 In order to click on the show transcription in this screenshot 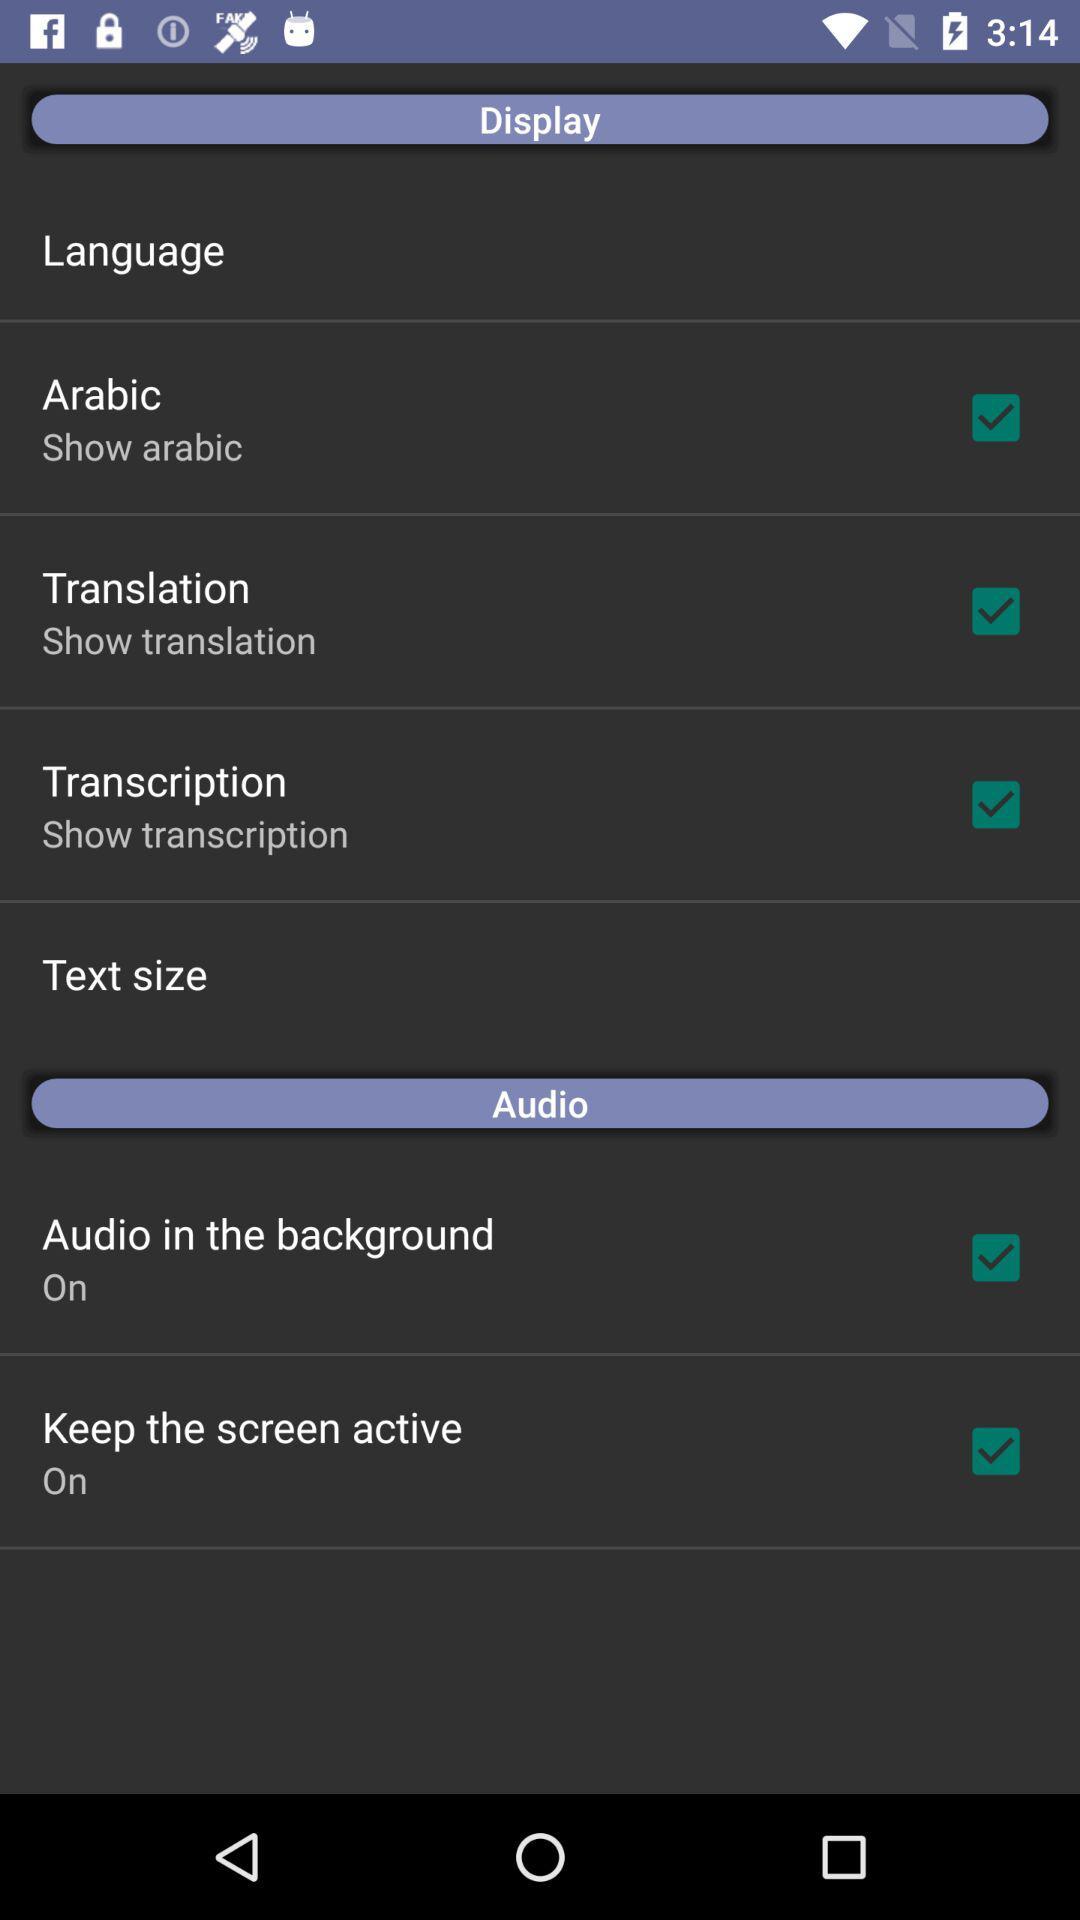, I will do `click(195, 833)`.